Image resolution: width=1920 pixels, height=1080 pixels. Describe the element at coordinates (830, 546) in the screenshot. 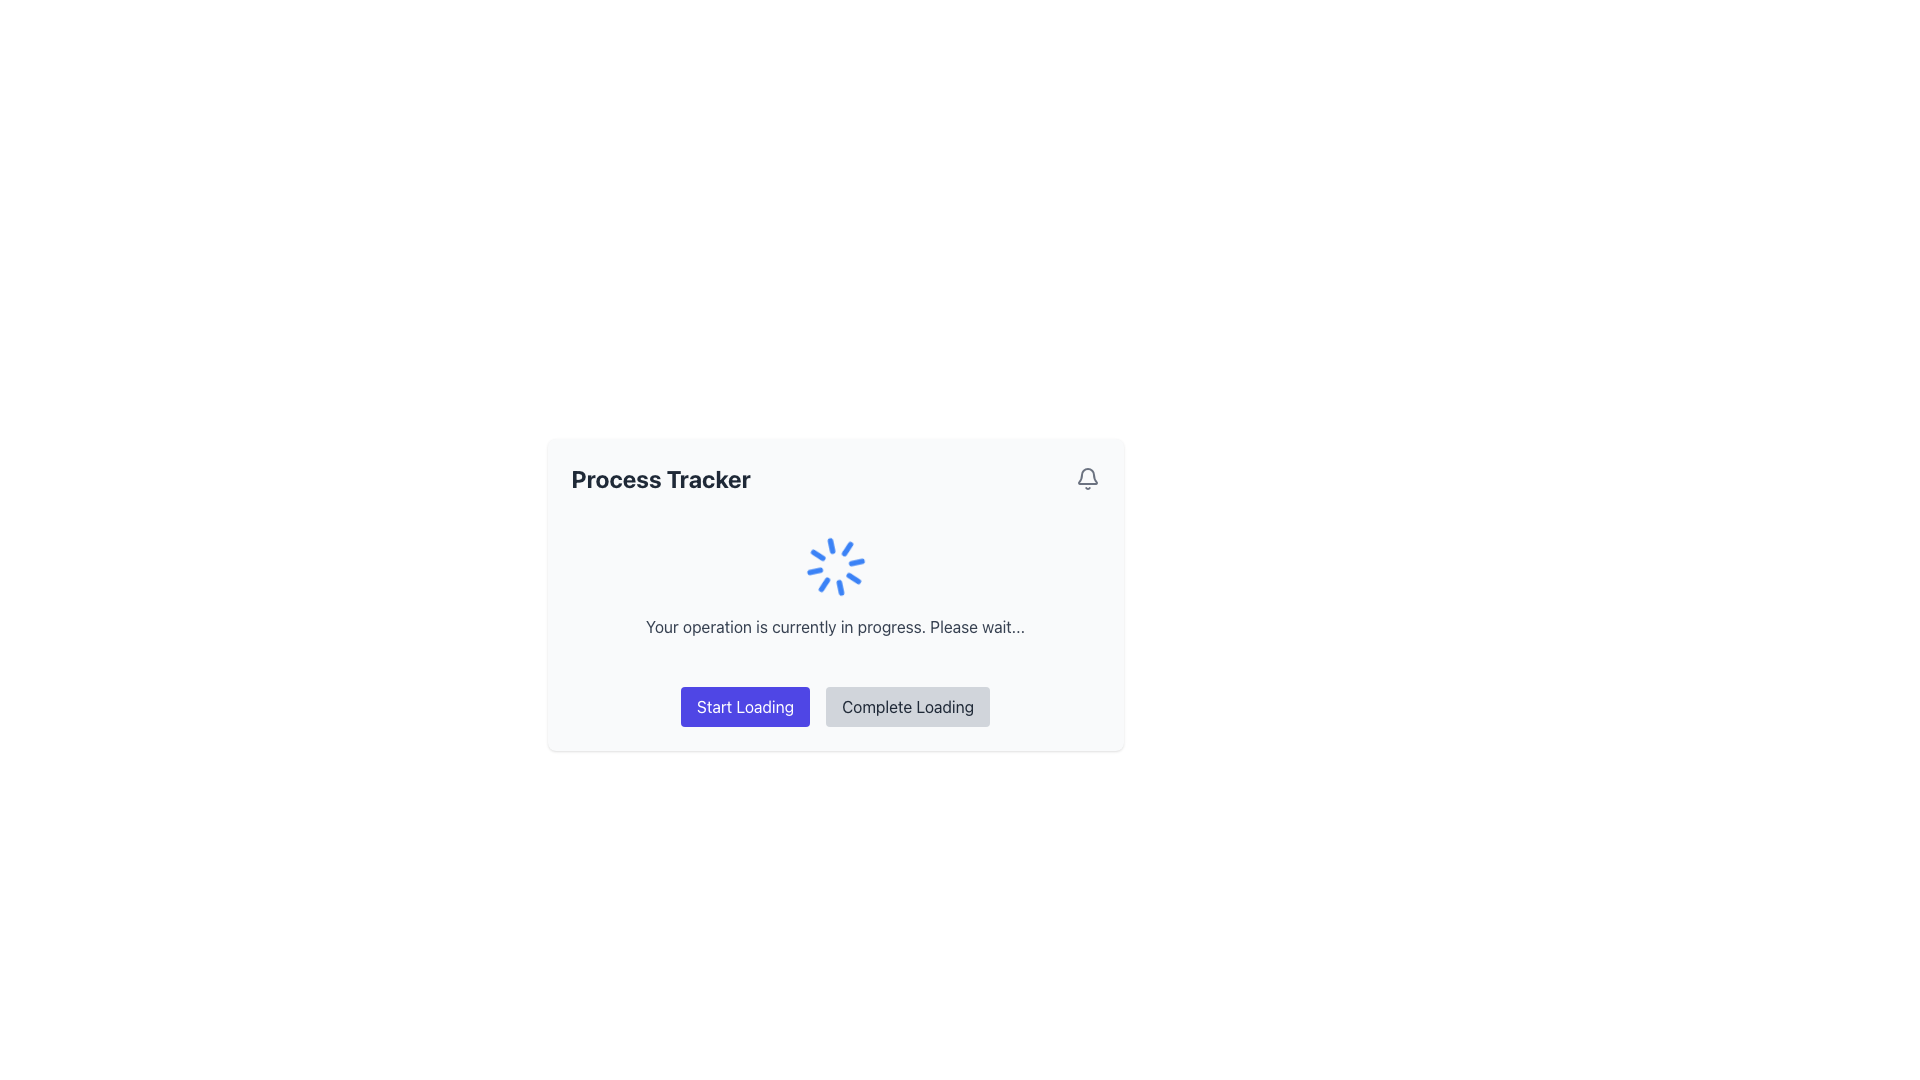

I see `the visual indicator located at the bottom quadrant (6 o'clock position) of the loading spinner, which indicates that a process is in progress` at that location.